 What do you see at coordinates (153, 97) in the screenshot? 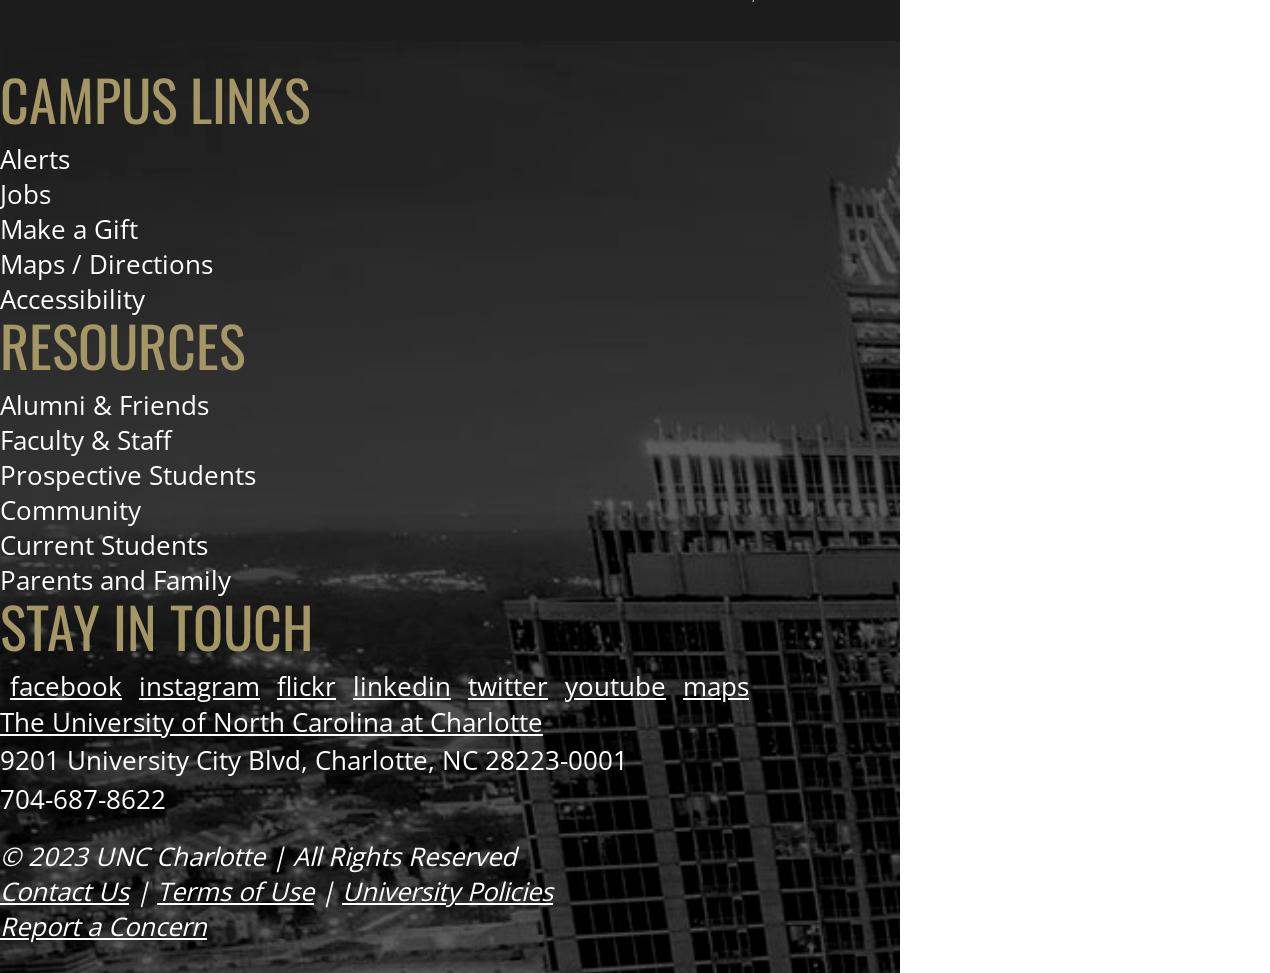
I see `'Campus Links'` at bounding box center [153, 97].